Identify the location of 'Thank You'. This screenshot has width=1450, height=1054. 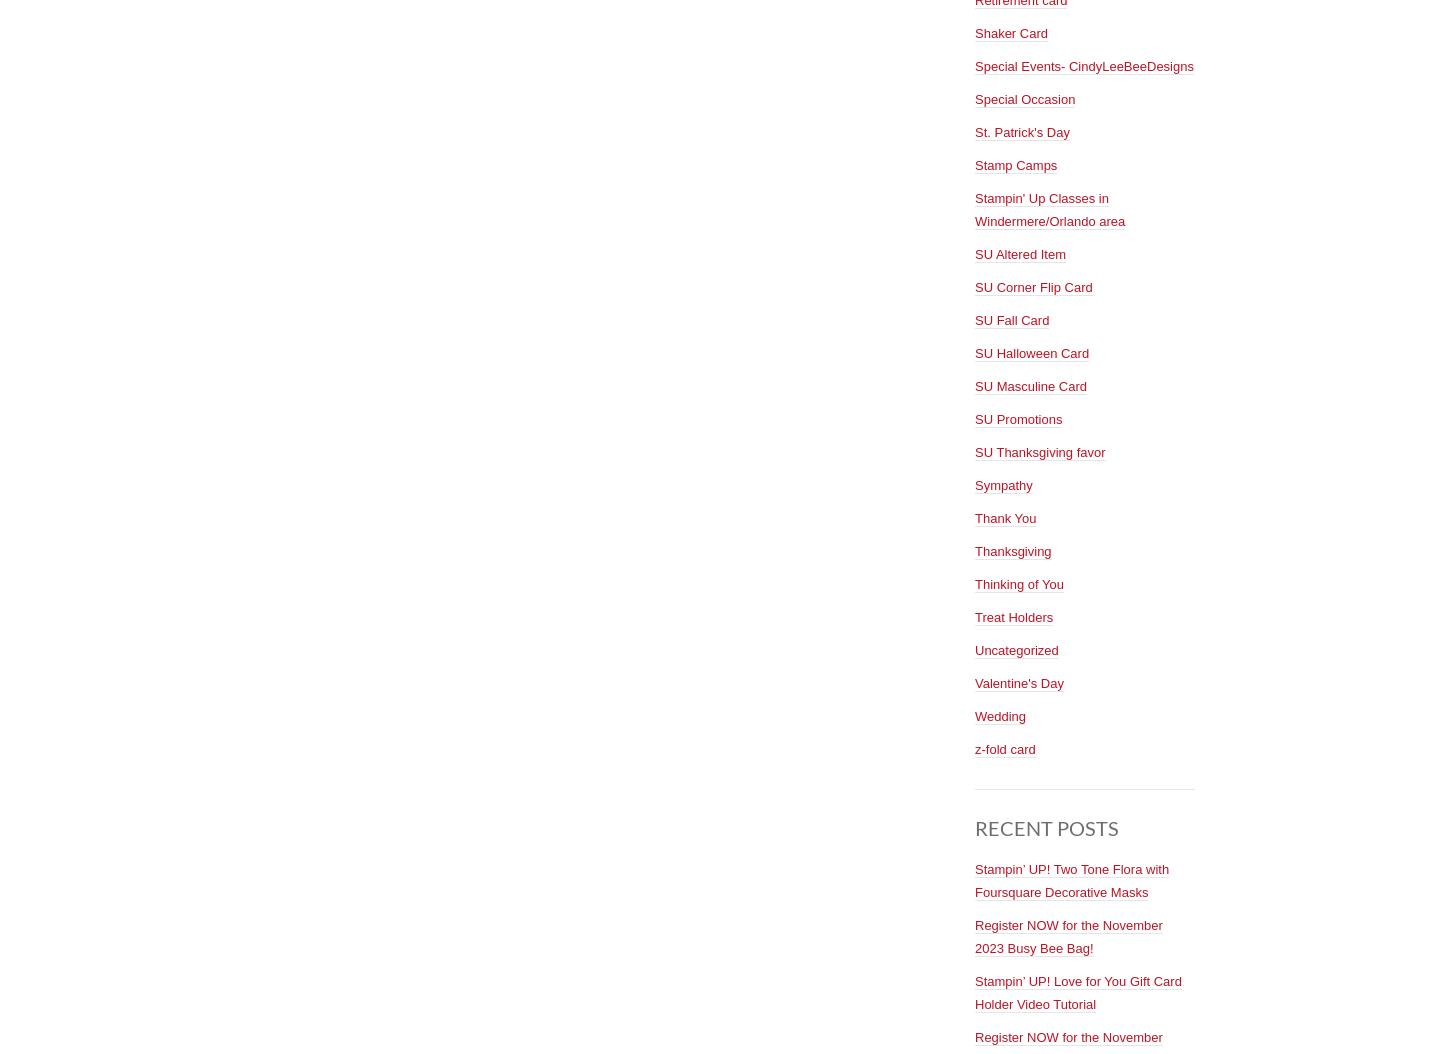
(1005, 516).